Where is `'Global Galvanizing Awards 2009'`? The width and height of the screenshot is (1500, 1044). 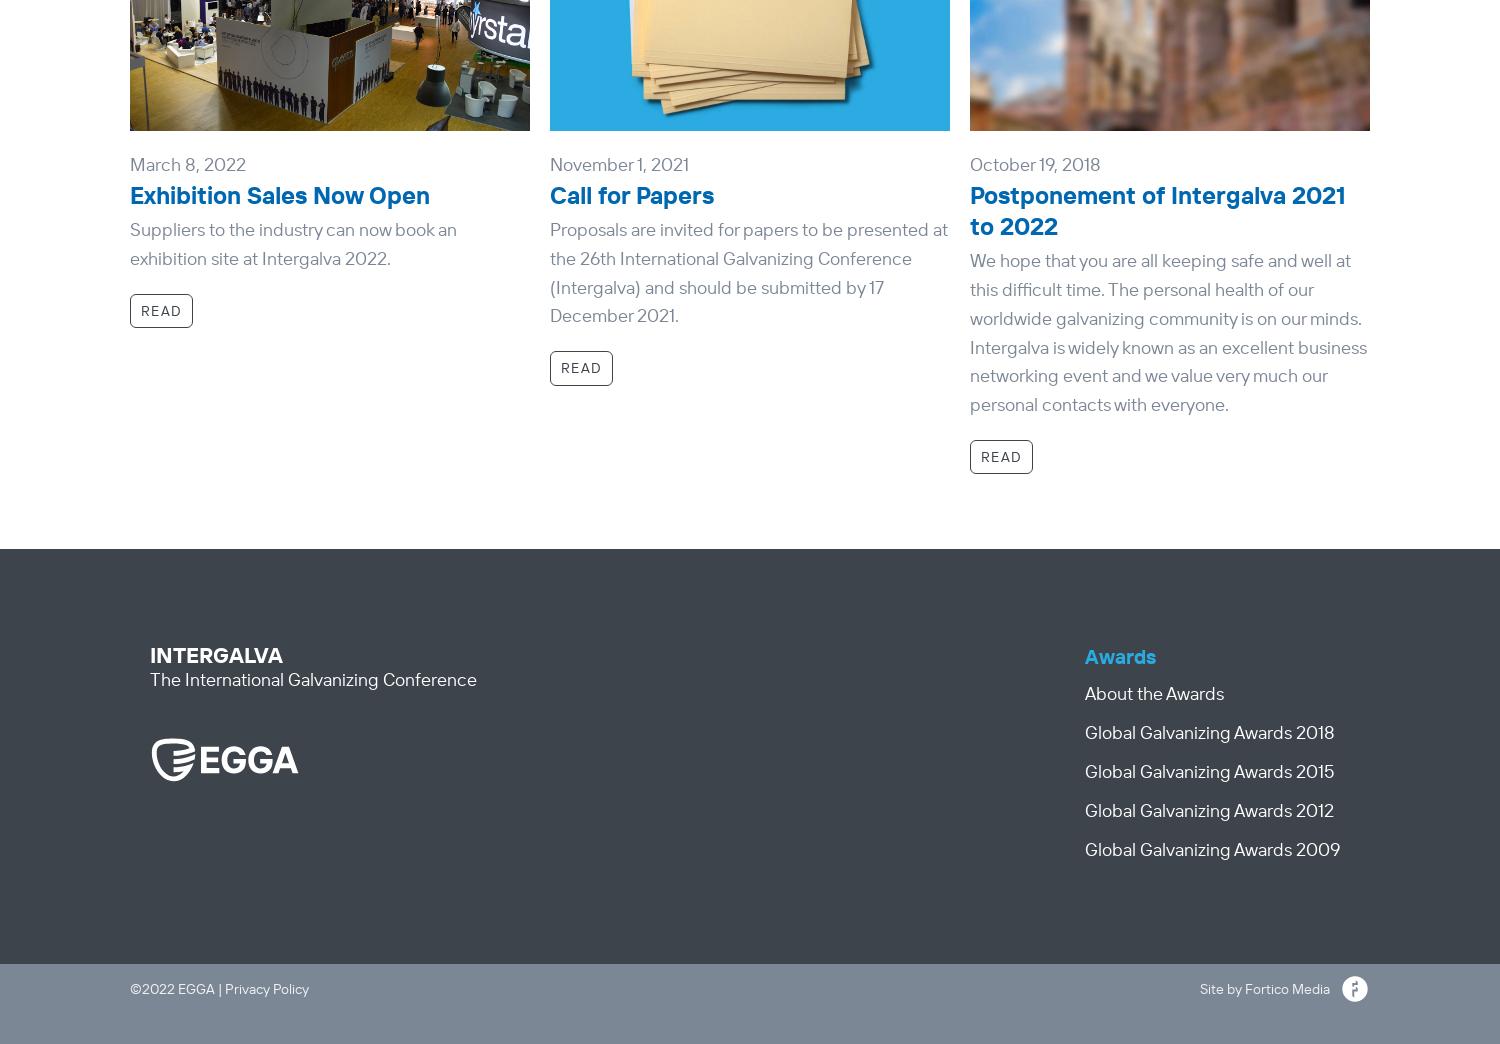
'Global Galvanizing Awards 2009' is located at coordinates (1211, 847).